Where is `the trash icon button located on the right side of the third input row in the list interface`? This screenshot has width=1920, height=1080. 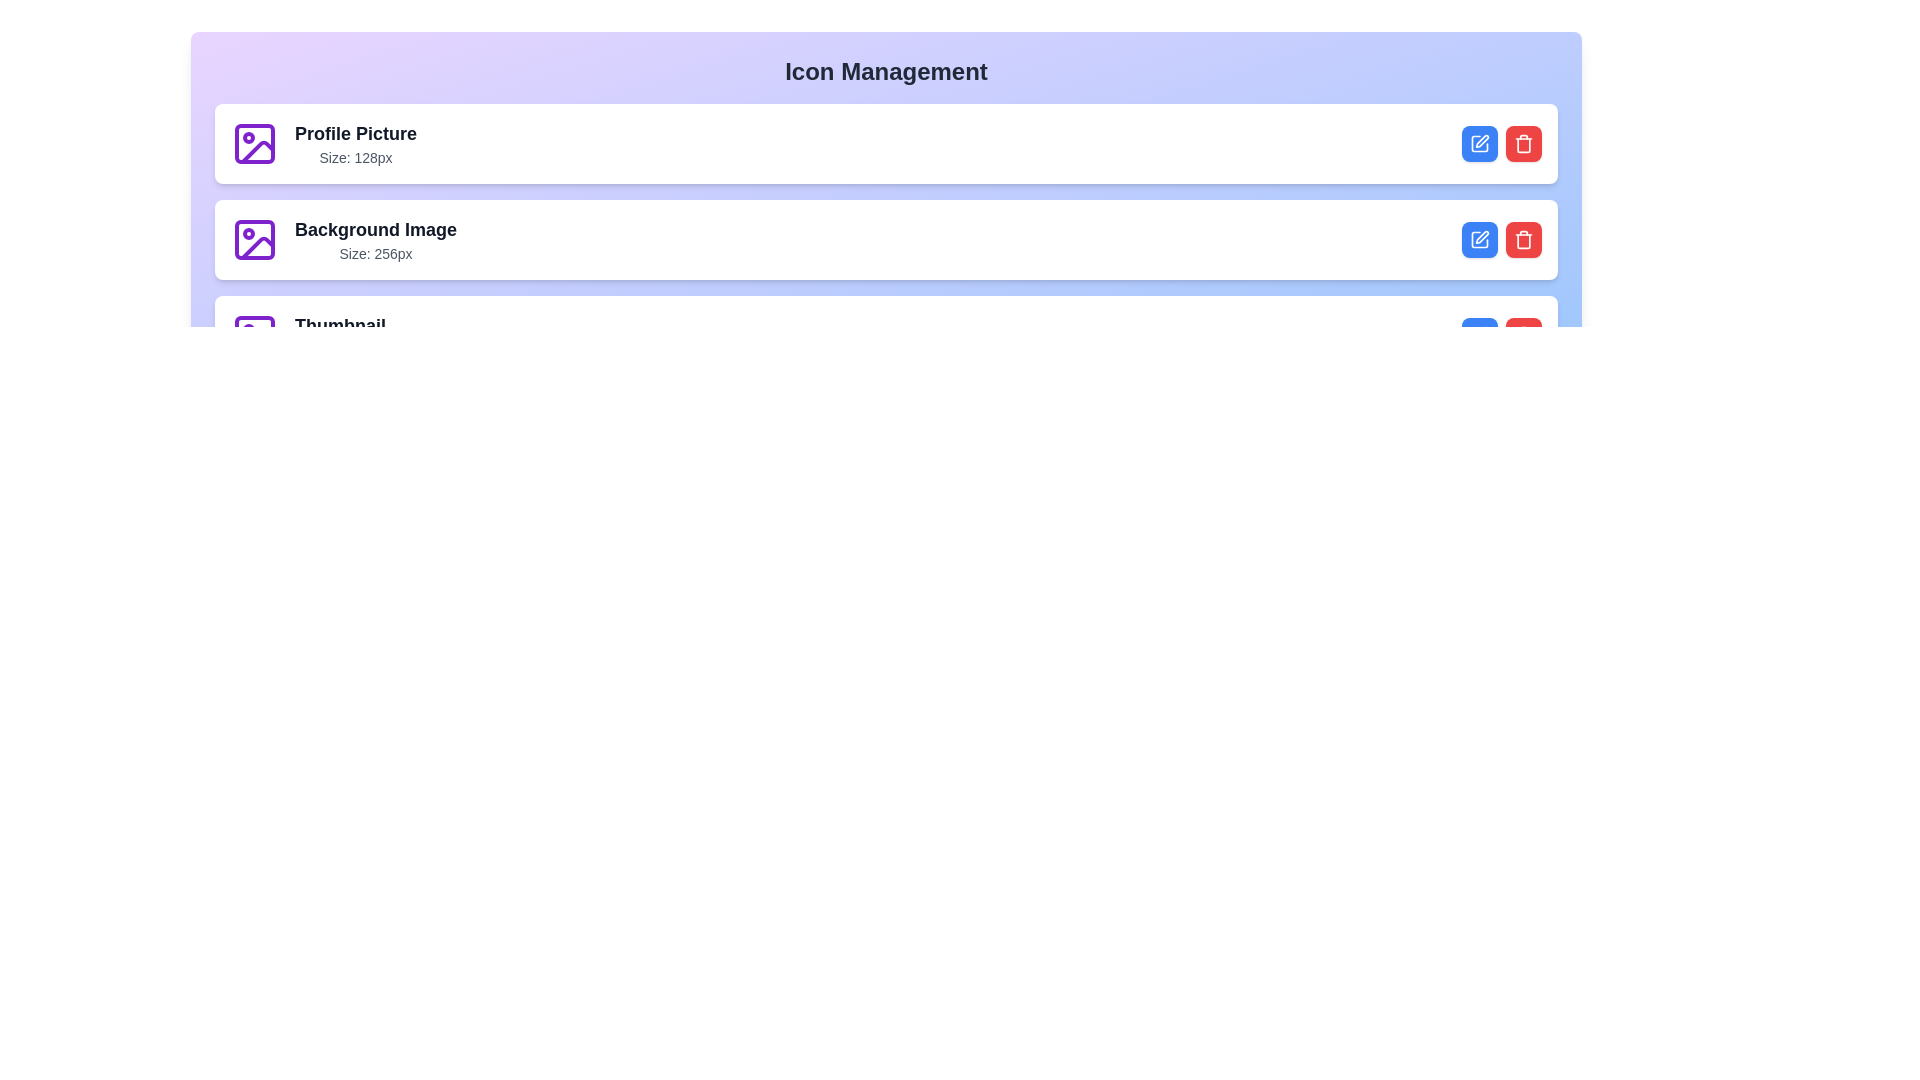 the trash icon button located on the right side of the third input row in the list interface is located at coordinates (1522, 334).